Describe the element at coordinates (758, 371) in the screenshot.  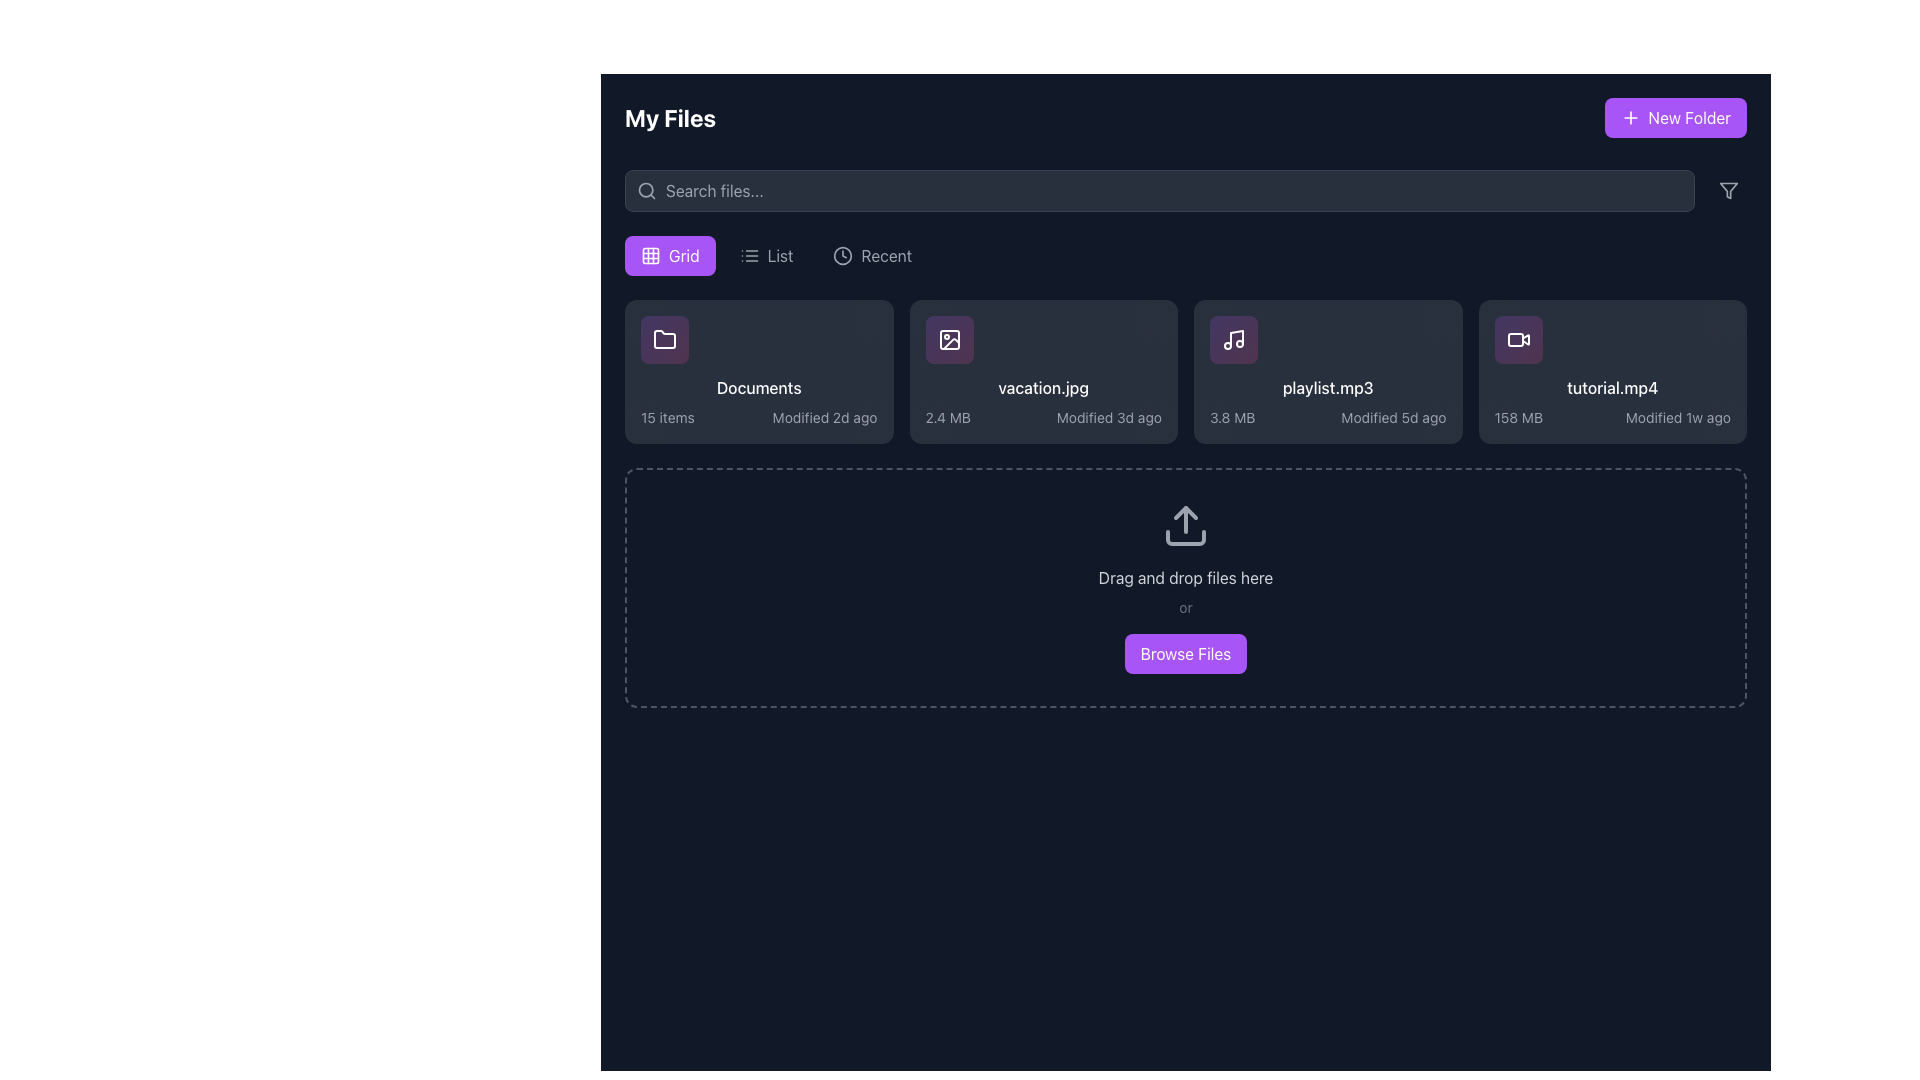
I see `the 'Documents' folder button` at that location.